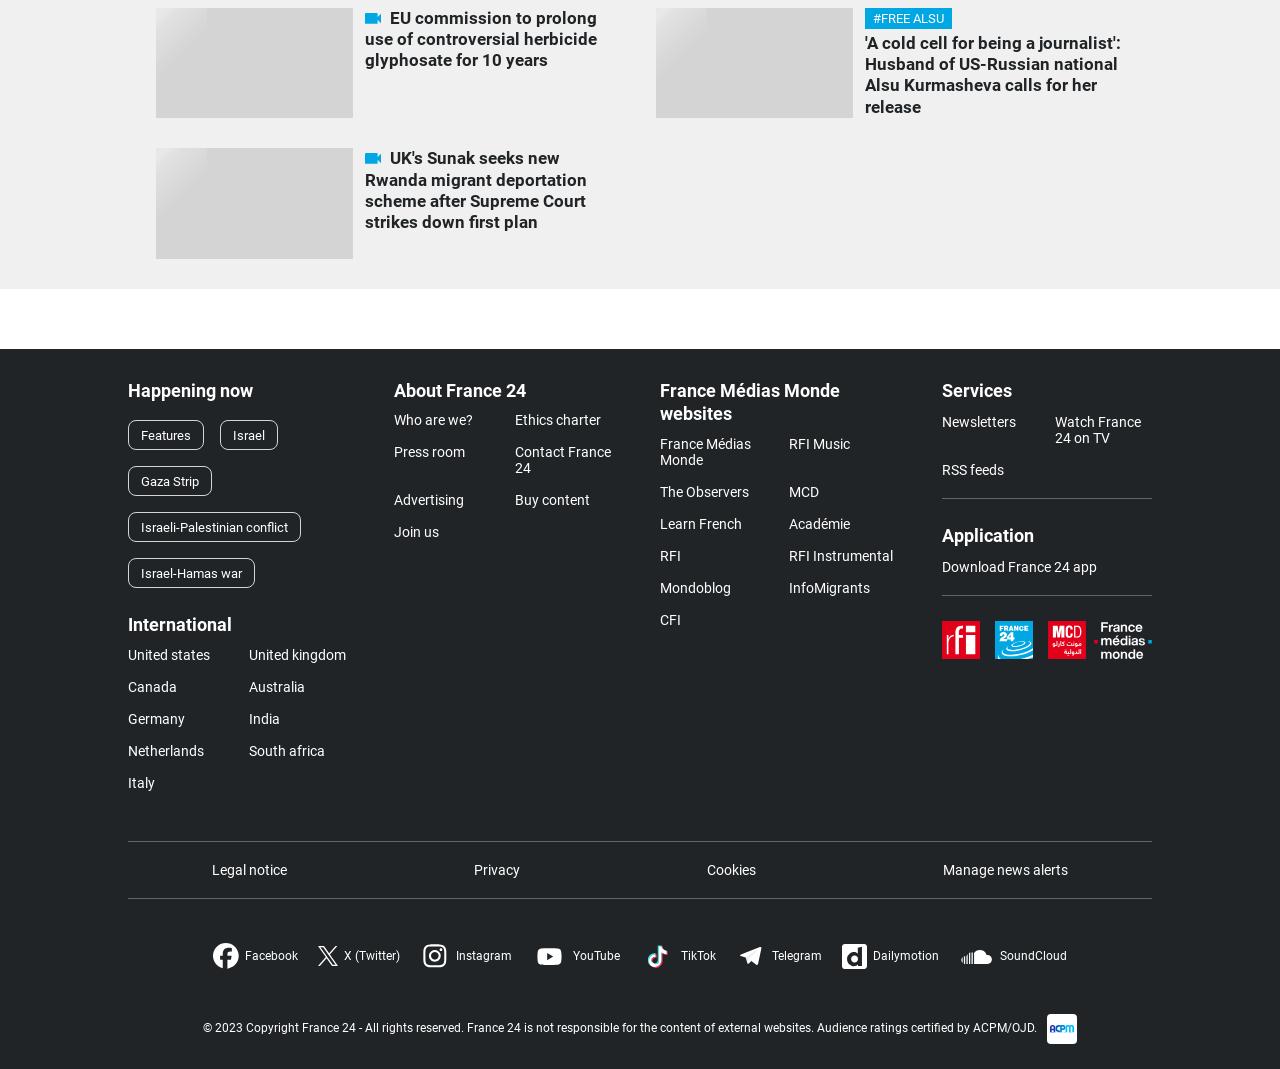  What do you see at coordinates (748, 401) in the screenshot?
I see `'France Médias Monde websites'` at bounding box center [748, 401].